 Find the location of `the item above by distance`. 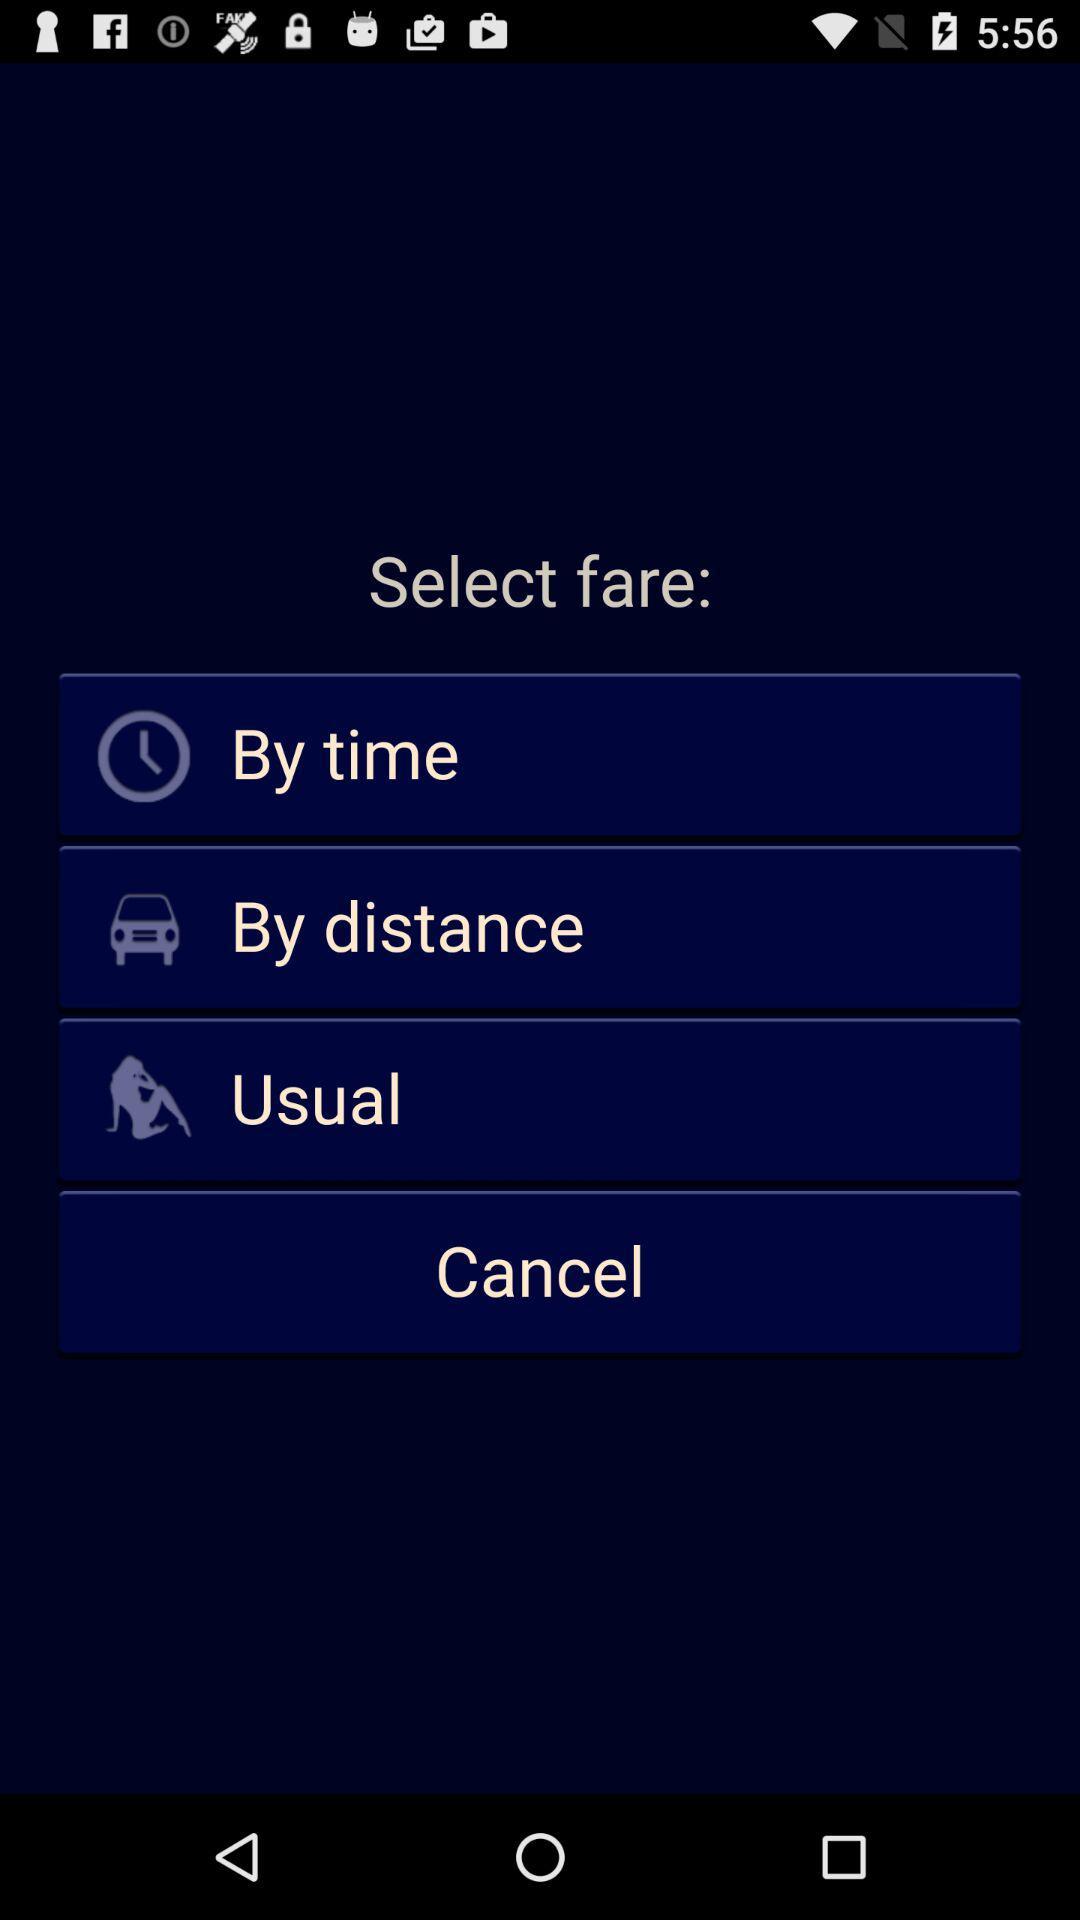

the item above by distance is located at coordinates (540, 755).